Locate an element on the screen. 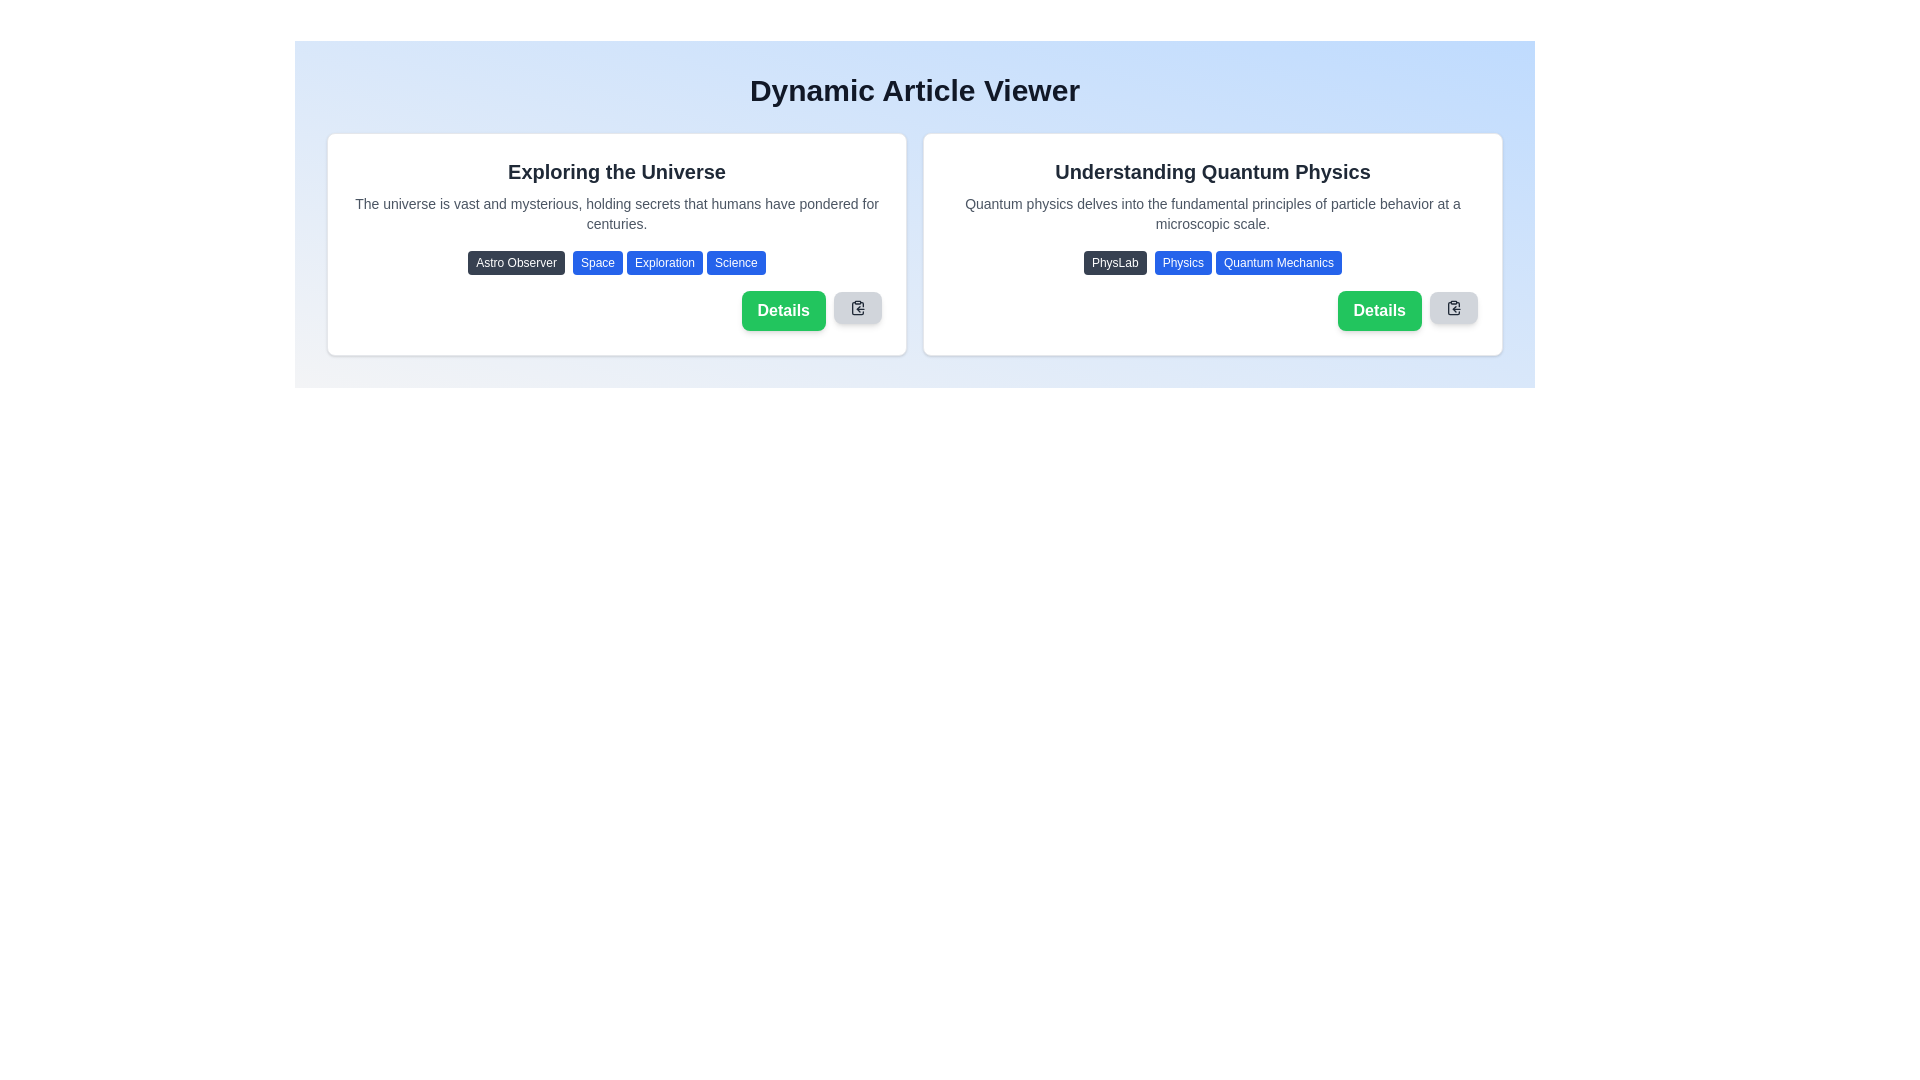 The height and width of the screenshot is (1080, 1920). the 'Physics' text label located in the card titled 'Understanding Quantum Physics' on the right side of the view, positioned between the 'PhysLab' and 'Quantum Mechanics' tags is located at coordinates (1183, 261).